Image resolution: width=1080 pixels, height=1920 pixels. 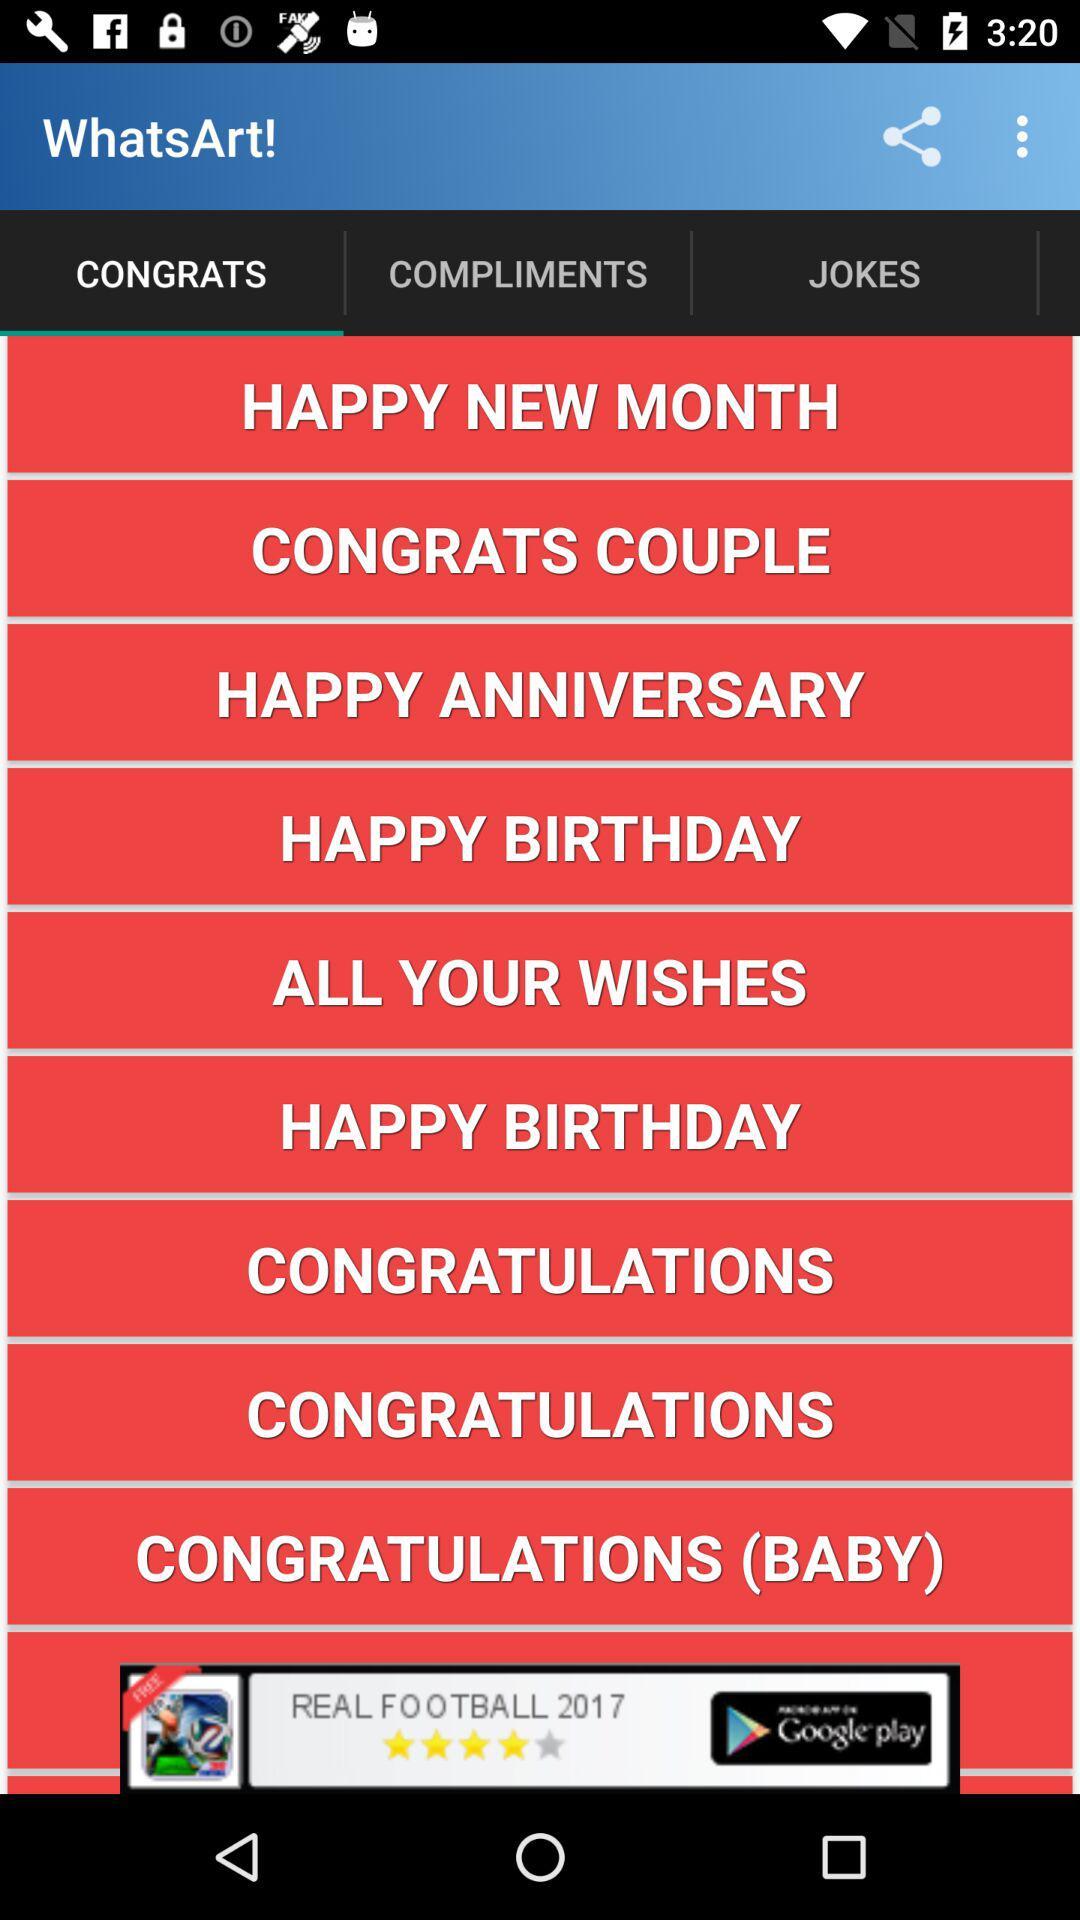 I want to click on the item above happy new month item, so click(x=1027, y=135).